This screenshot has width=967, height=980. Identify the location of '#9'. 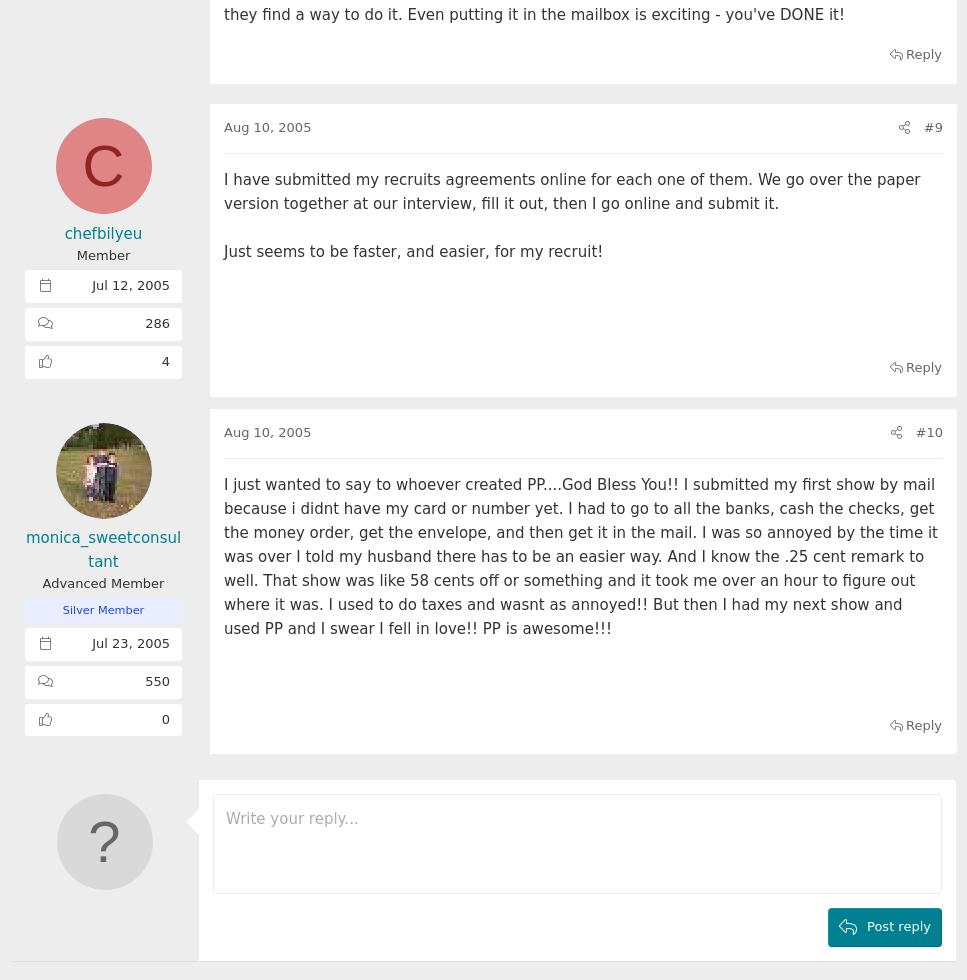
(931, 127).